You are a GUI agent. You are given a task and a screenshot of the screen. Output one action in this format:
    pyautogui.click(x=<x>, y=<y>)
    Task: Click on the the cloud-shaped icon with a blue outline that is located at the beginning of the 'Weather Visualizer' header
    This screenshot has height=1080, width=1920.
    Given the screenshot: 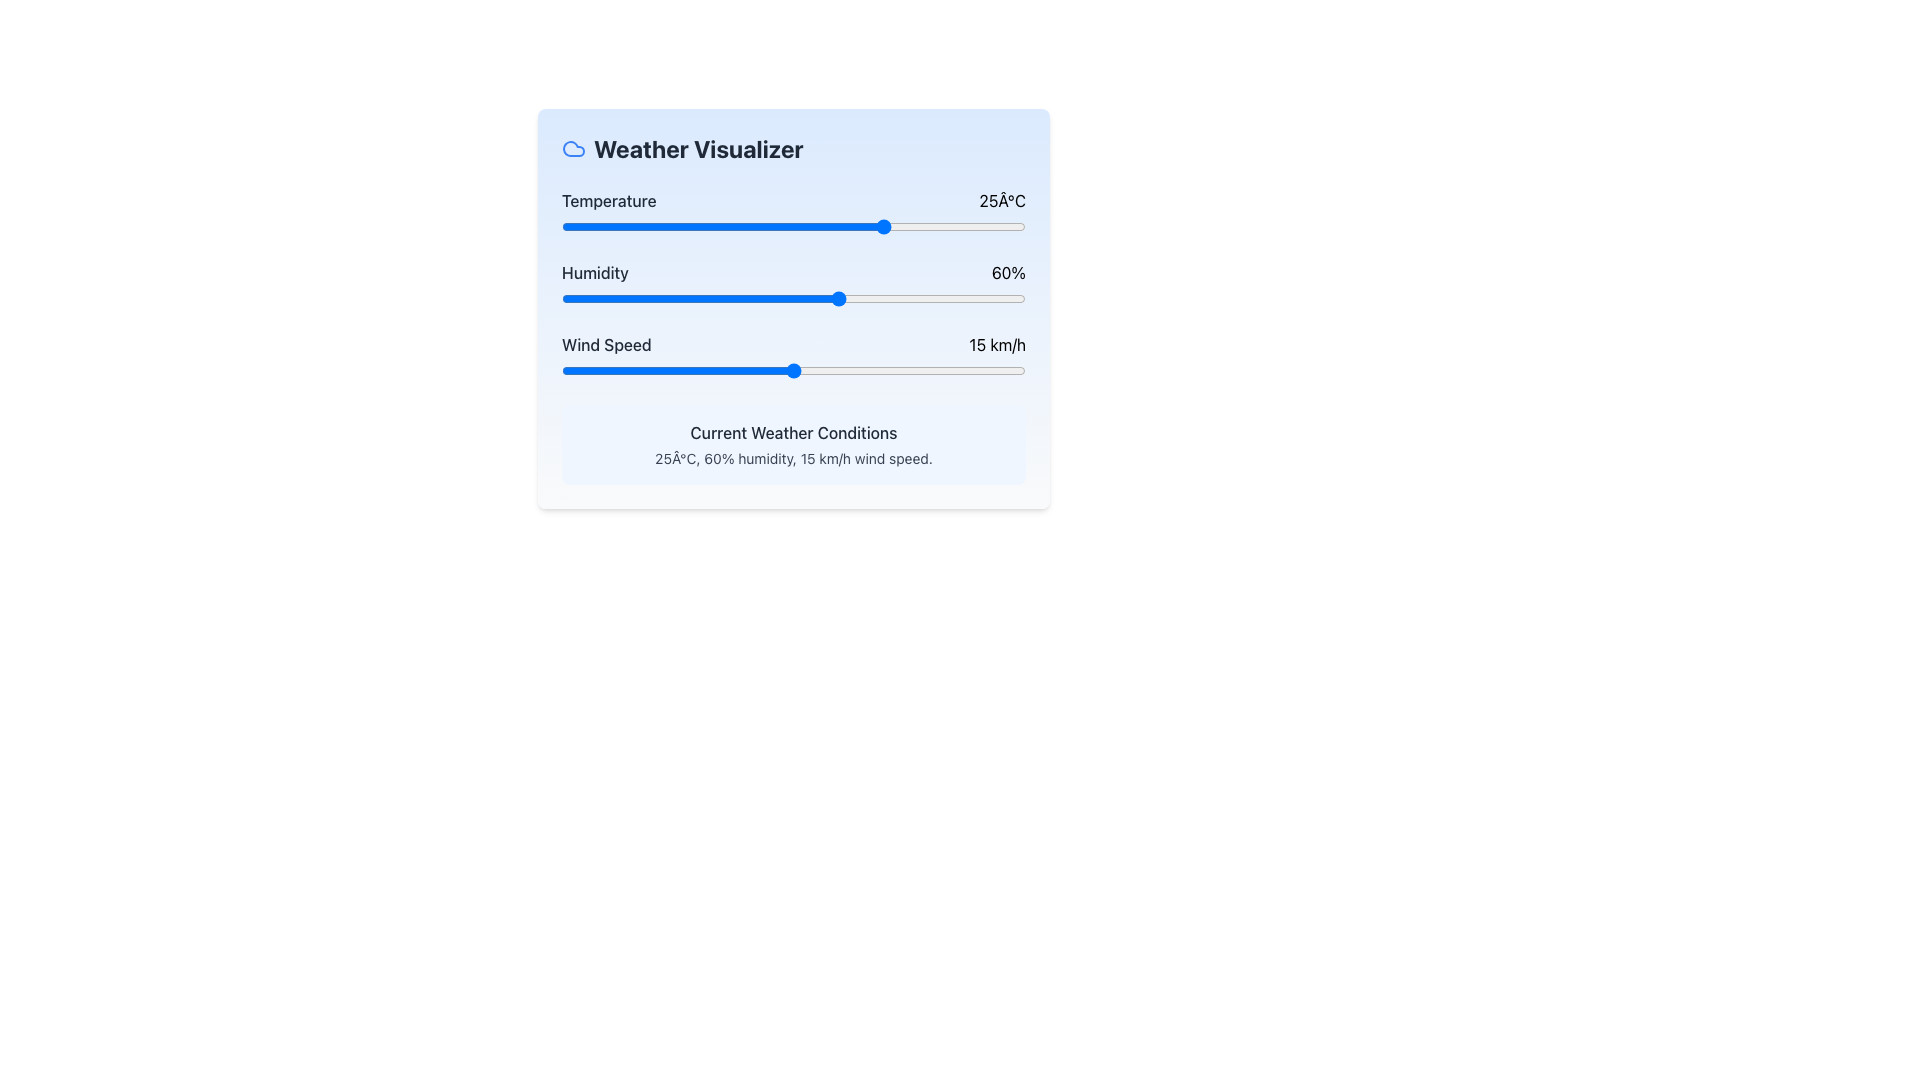 What is the action you would take?
    pyautogui.click(x=573, y=148)
    